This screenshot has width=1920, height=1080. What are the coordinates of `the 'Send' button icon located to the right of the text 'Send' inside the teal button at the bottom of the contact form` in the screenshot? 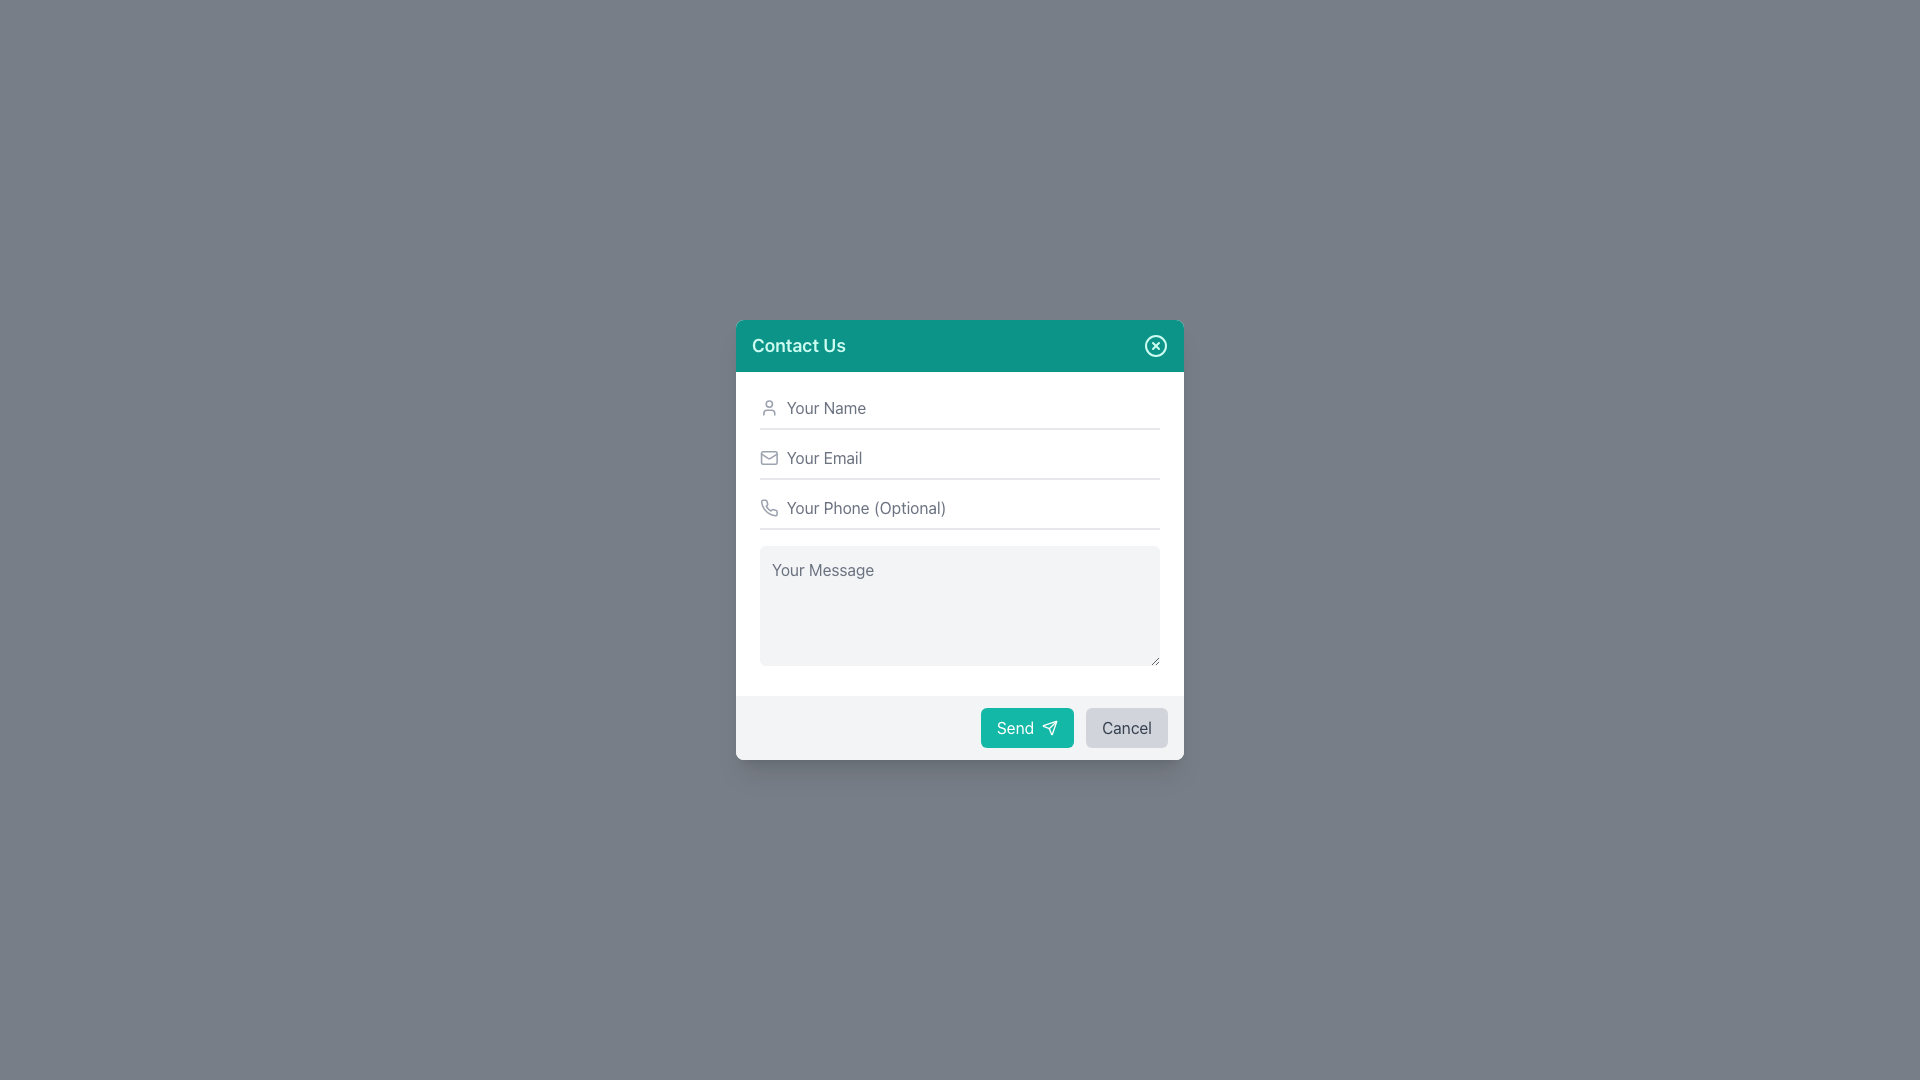 It's located at (1049, 728).